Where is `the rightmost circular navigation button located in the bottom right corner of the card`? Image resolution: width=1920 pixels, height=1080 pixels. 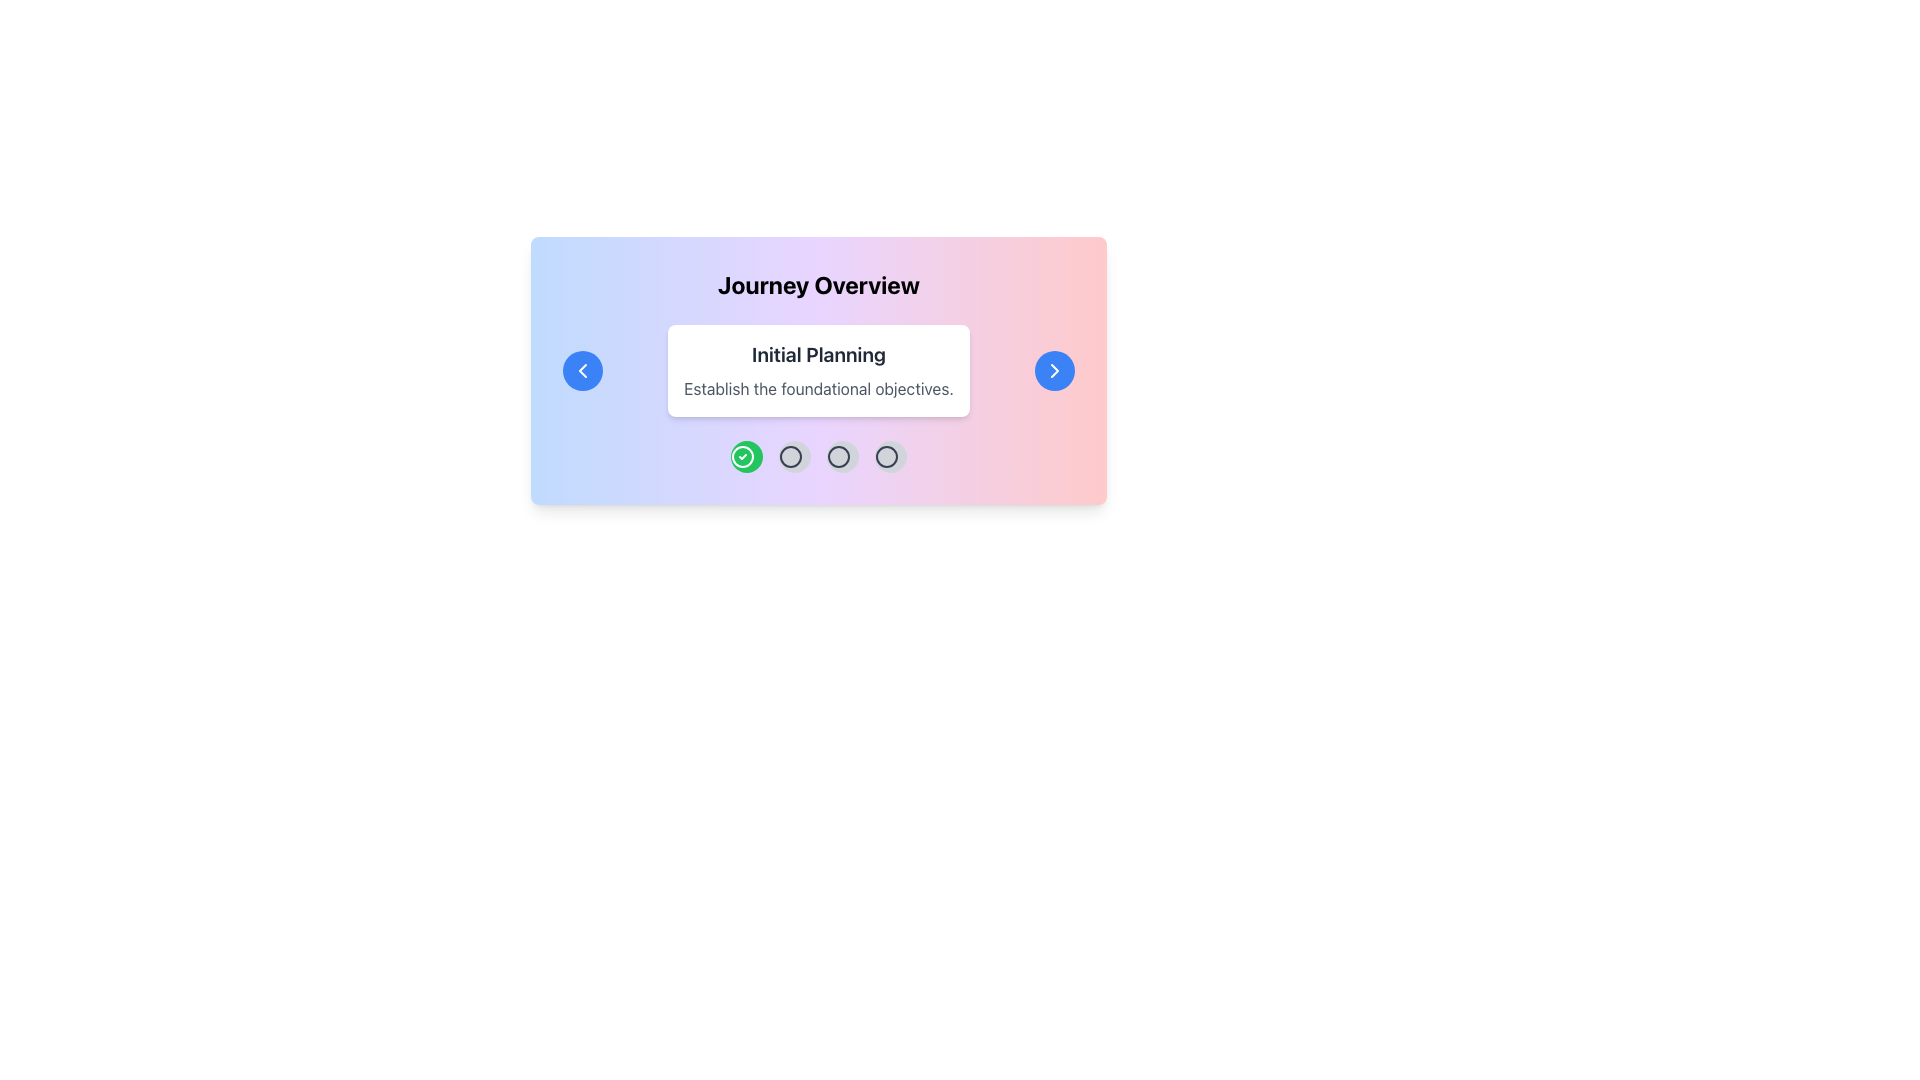 the rightmost circular navigation button located in the bottom right corner of the card is located at coordinates (1054, 370).